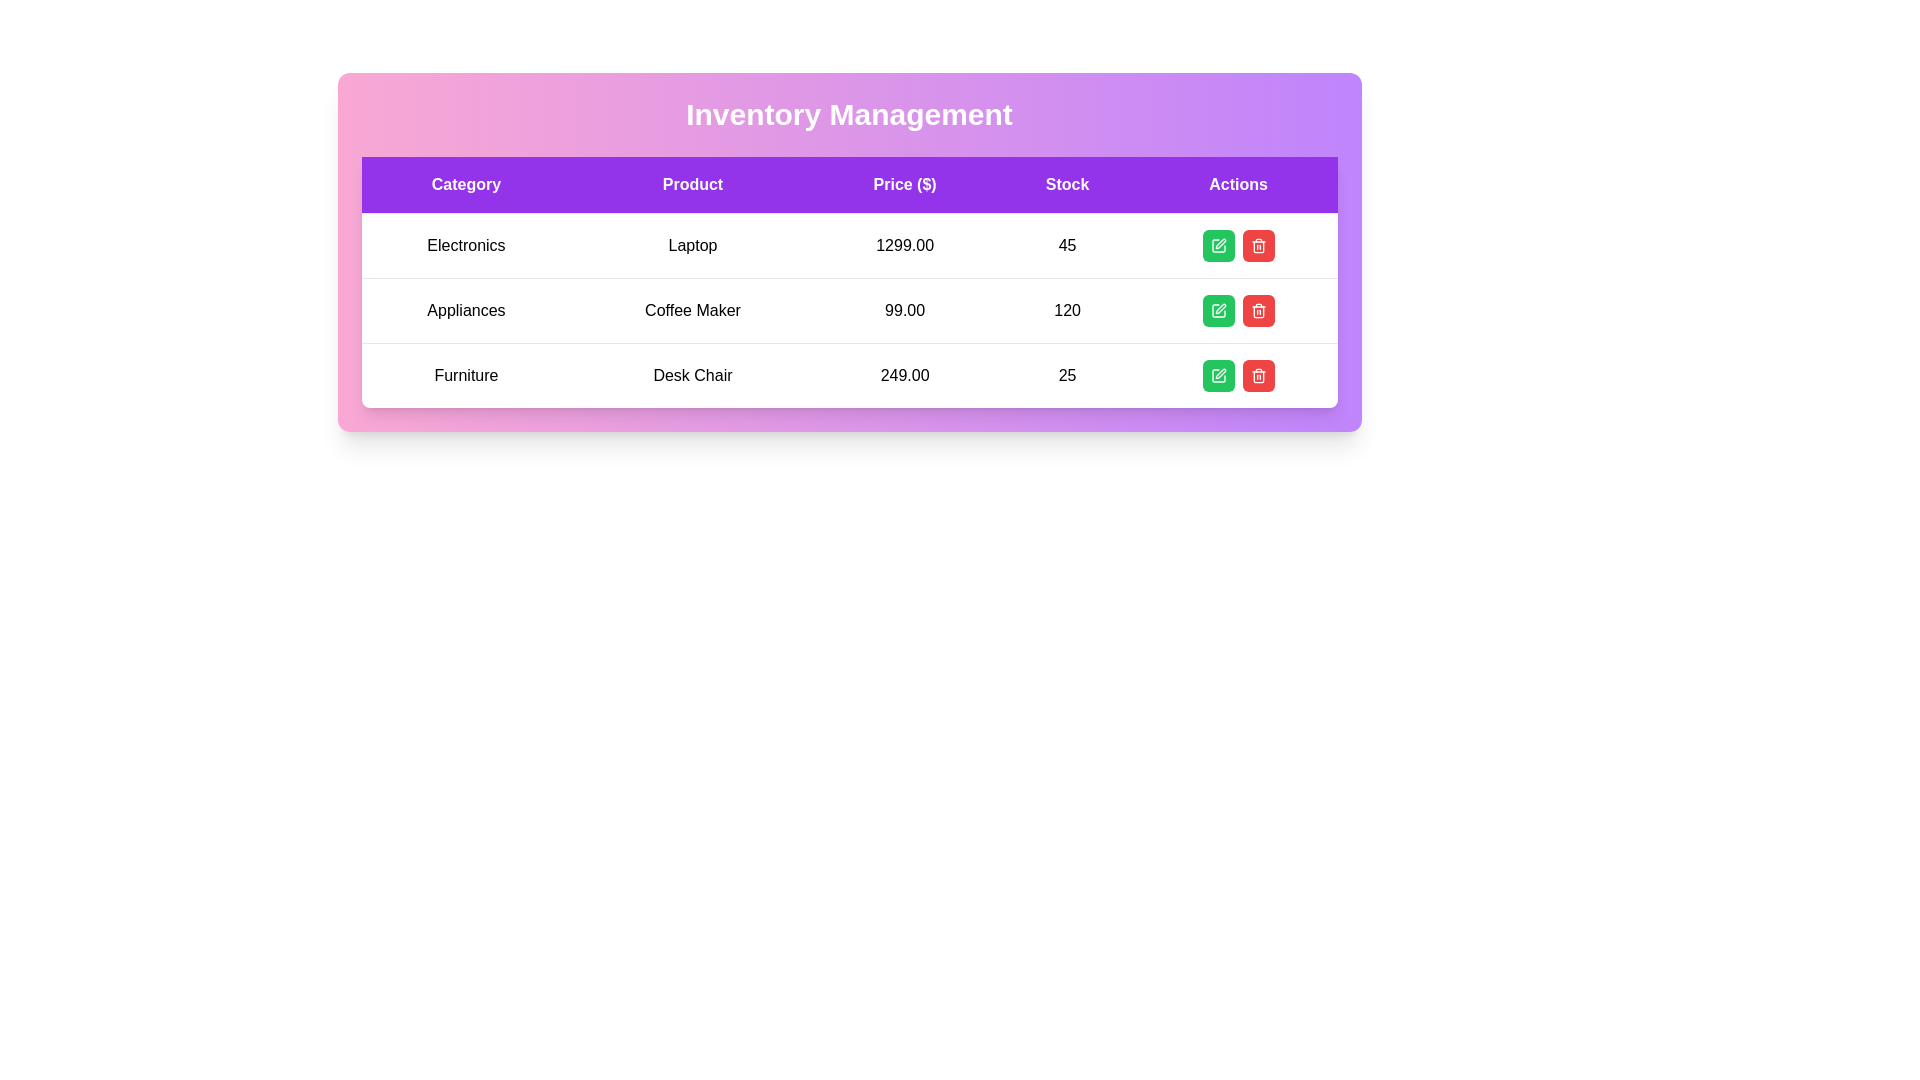  I want to click on the first green button in the 'Actions' column of the first row in the table, so click(1217, 245).